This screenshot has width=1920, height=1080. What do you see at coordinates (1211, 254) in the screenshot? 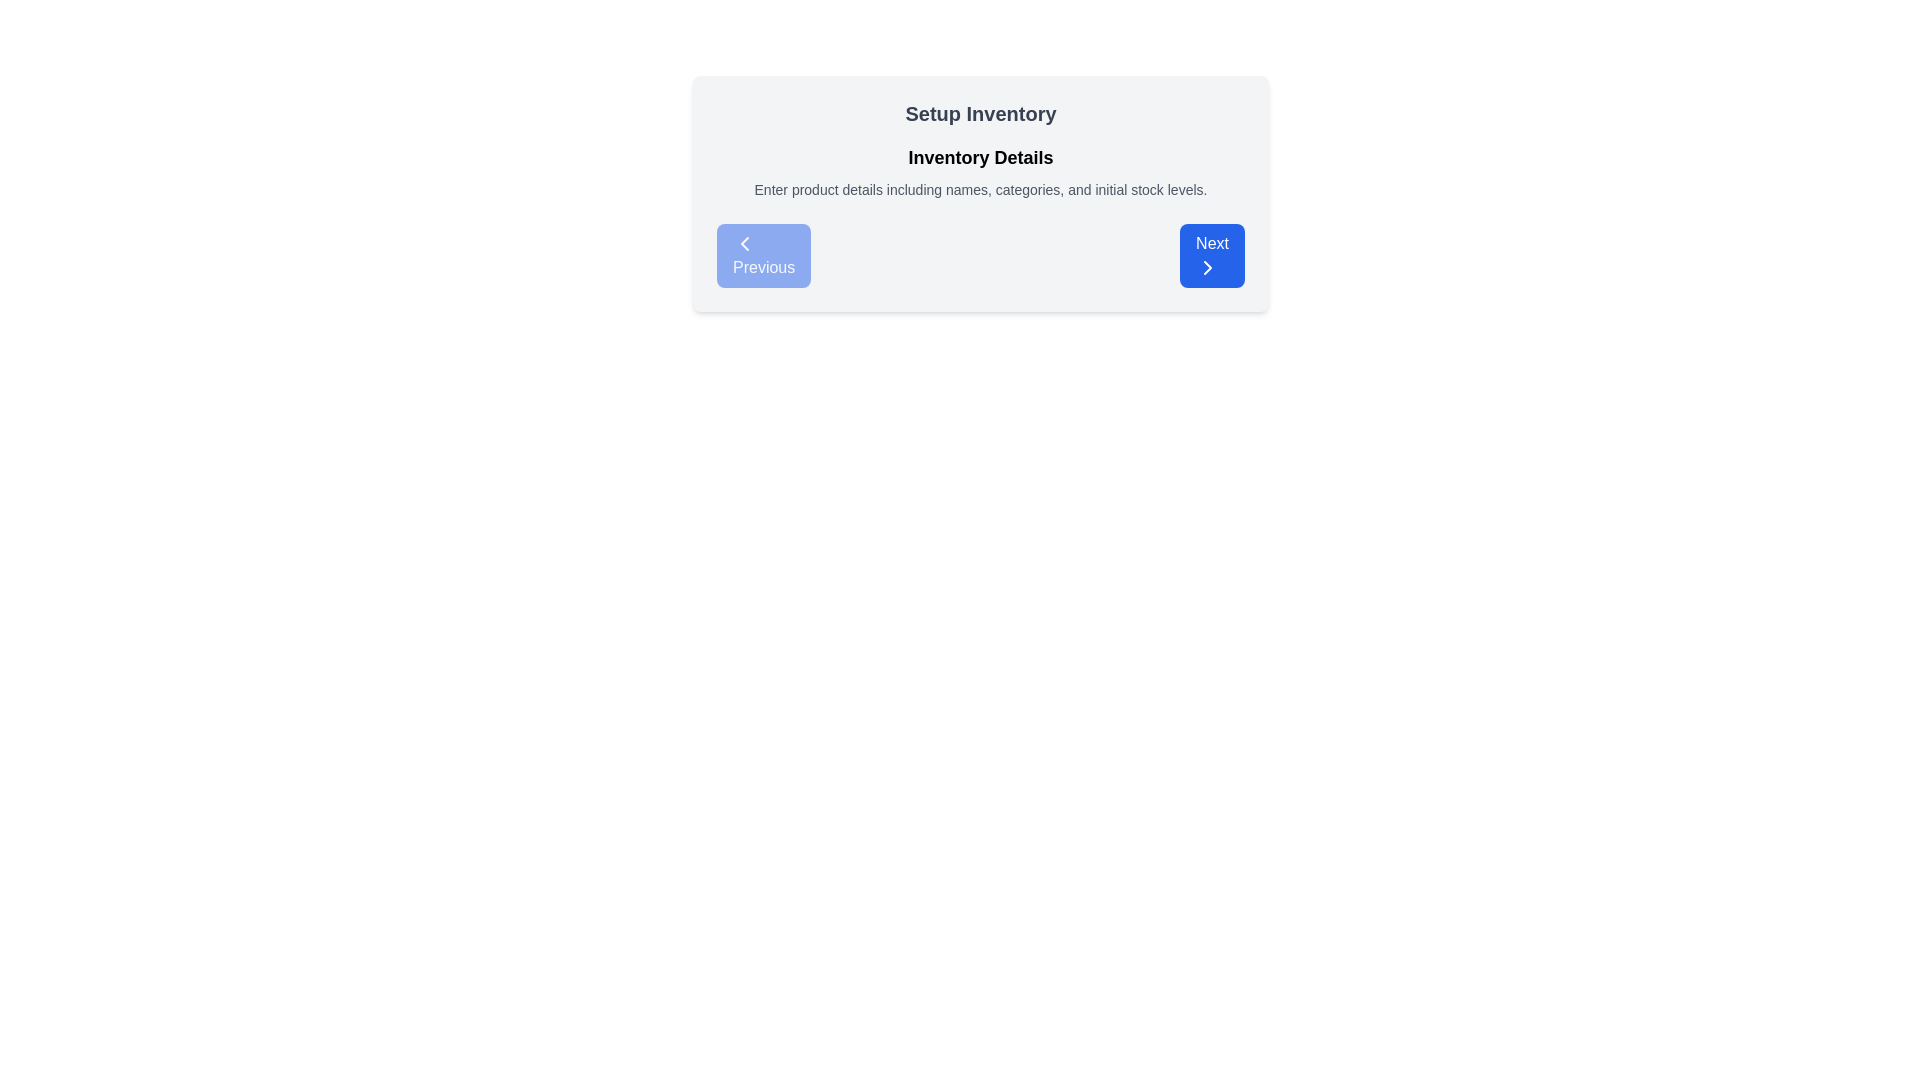
I see `the blue rectangular button labeled 'Next'` at bounding box center [1211, 254].